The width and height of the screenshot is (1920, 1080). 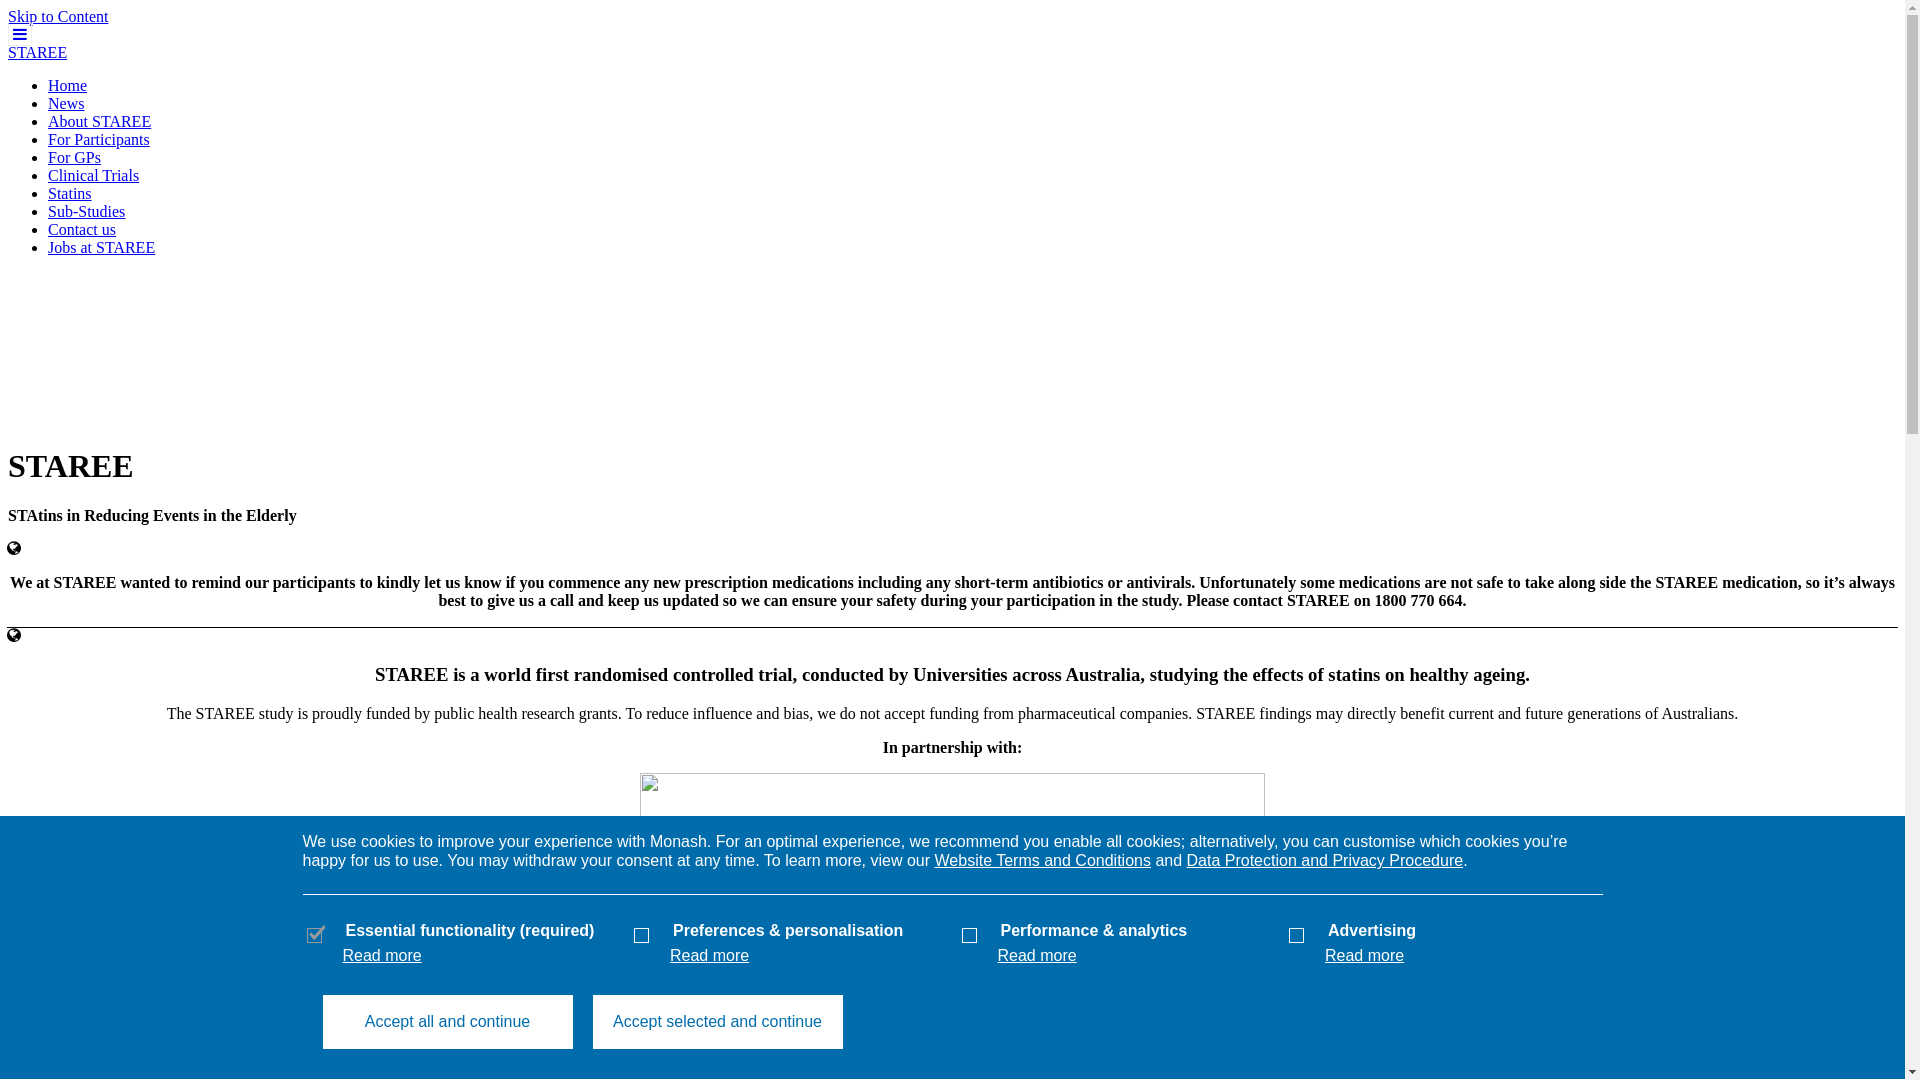 What do you see at coordinates (85, 211) in the screenshot?
I see `'Sub-Studies'` at bounding box center [85, 211].